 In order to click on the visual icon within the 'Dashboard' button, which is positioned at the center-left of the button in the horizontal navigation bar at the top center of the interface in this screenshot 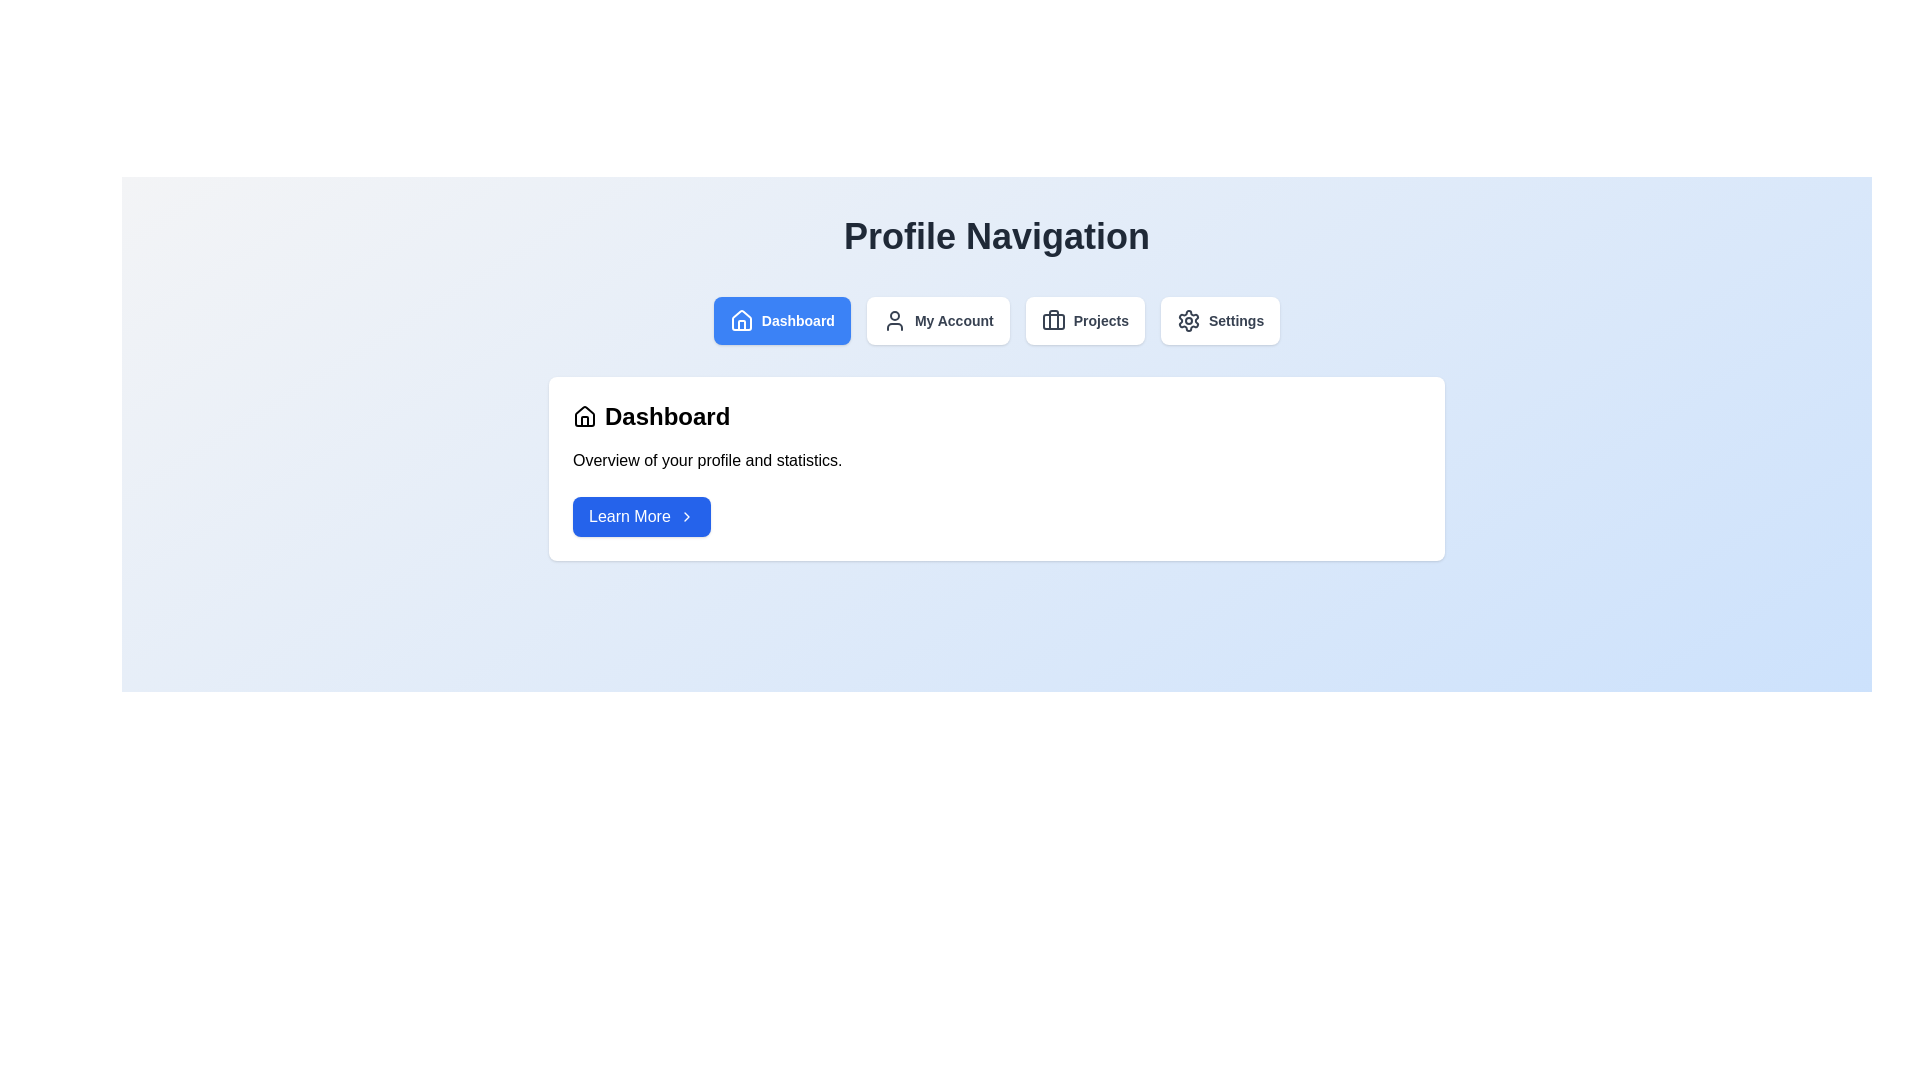, I will do `click(740, 319)`.